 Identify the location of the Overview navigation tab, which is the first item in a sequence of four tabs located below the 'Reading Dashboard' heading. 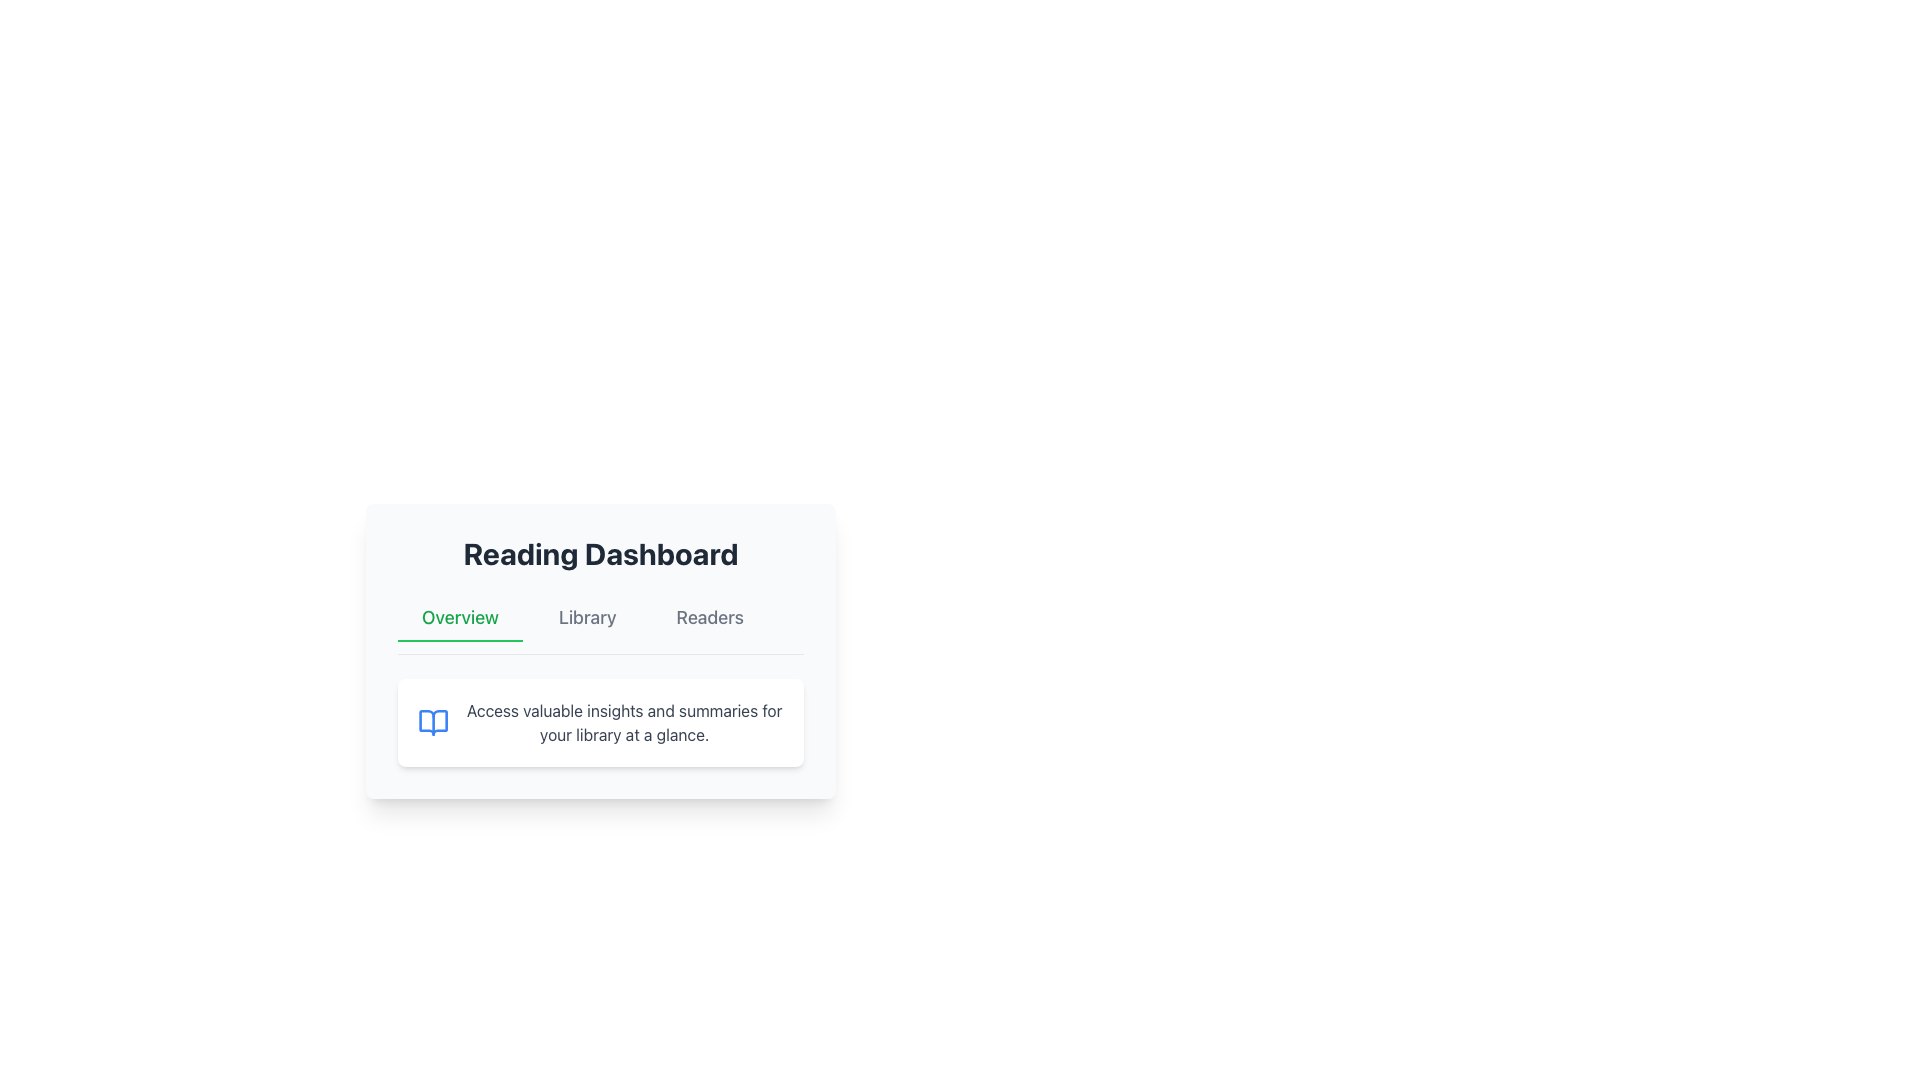
(459, 617).